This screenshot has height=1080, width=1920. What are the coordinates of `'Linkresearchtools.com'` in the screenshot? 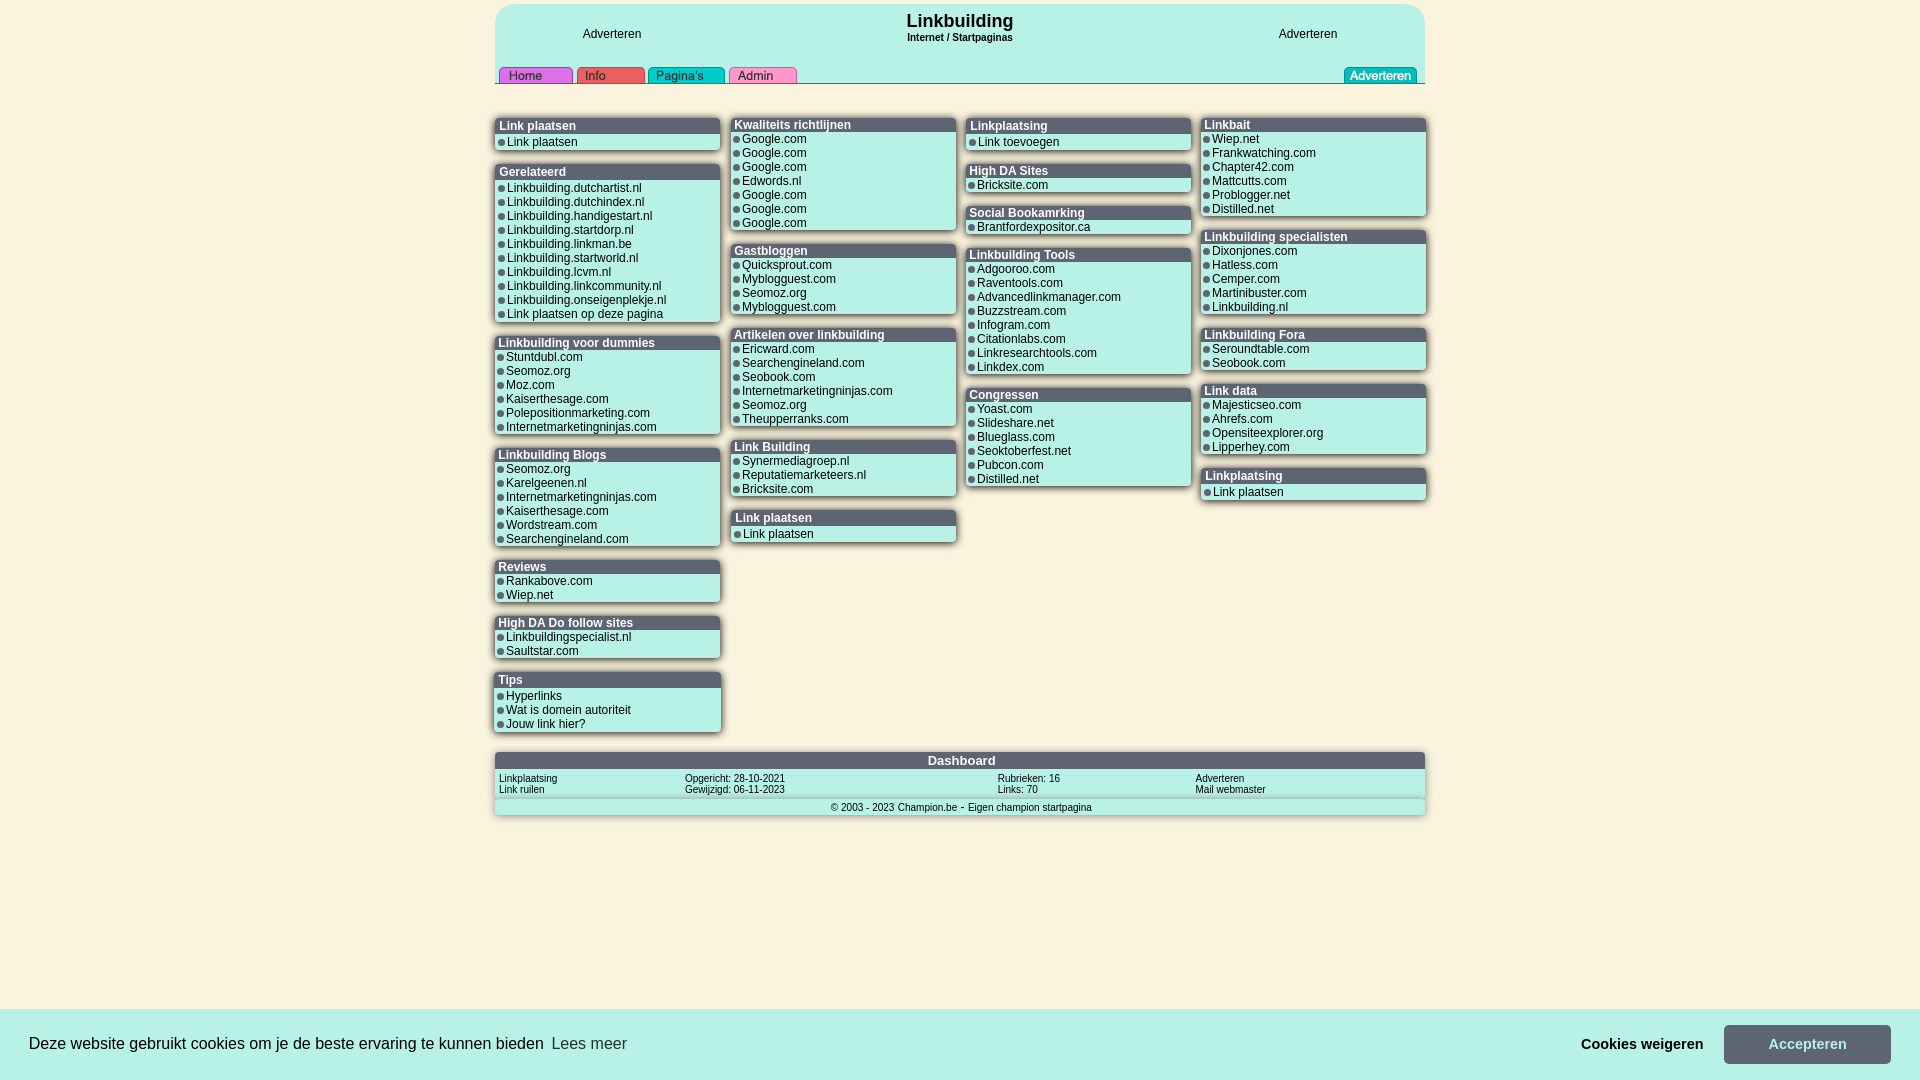 It's located at (1036, 352).